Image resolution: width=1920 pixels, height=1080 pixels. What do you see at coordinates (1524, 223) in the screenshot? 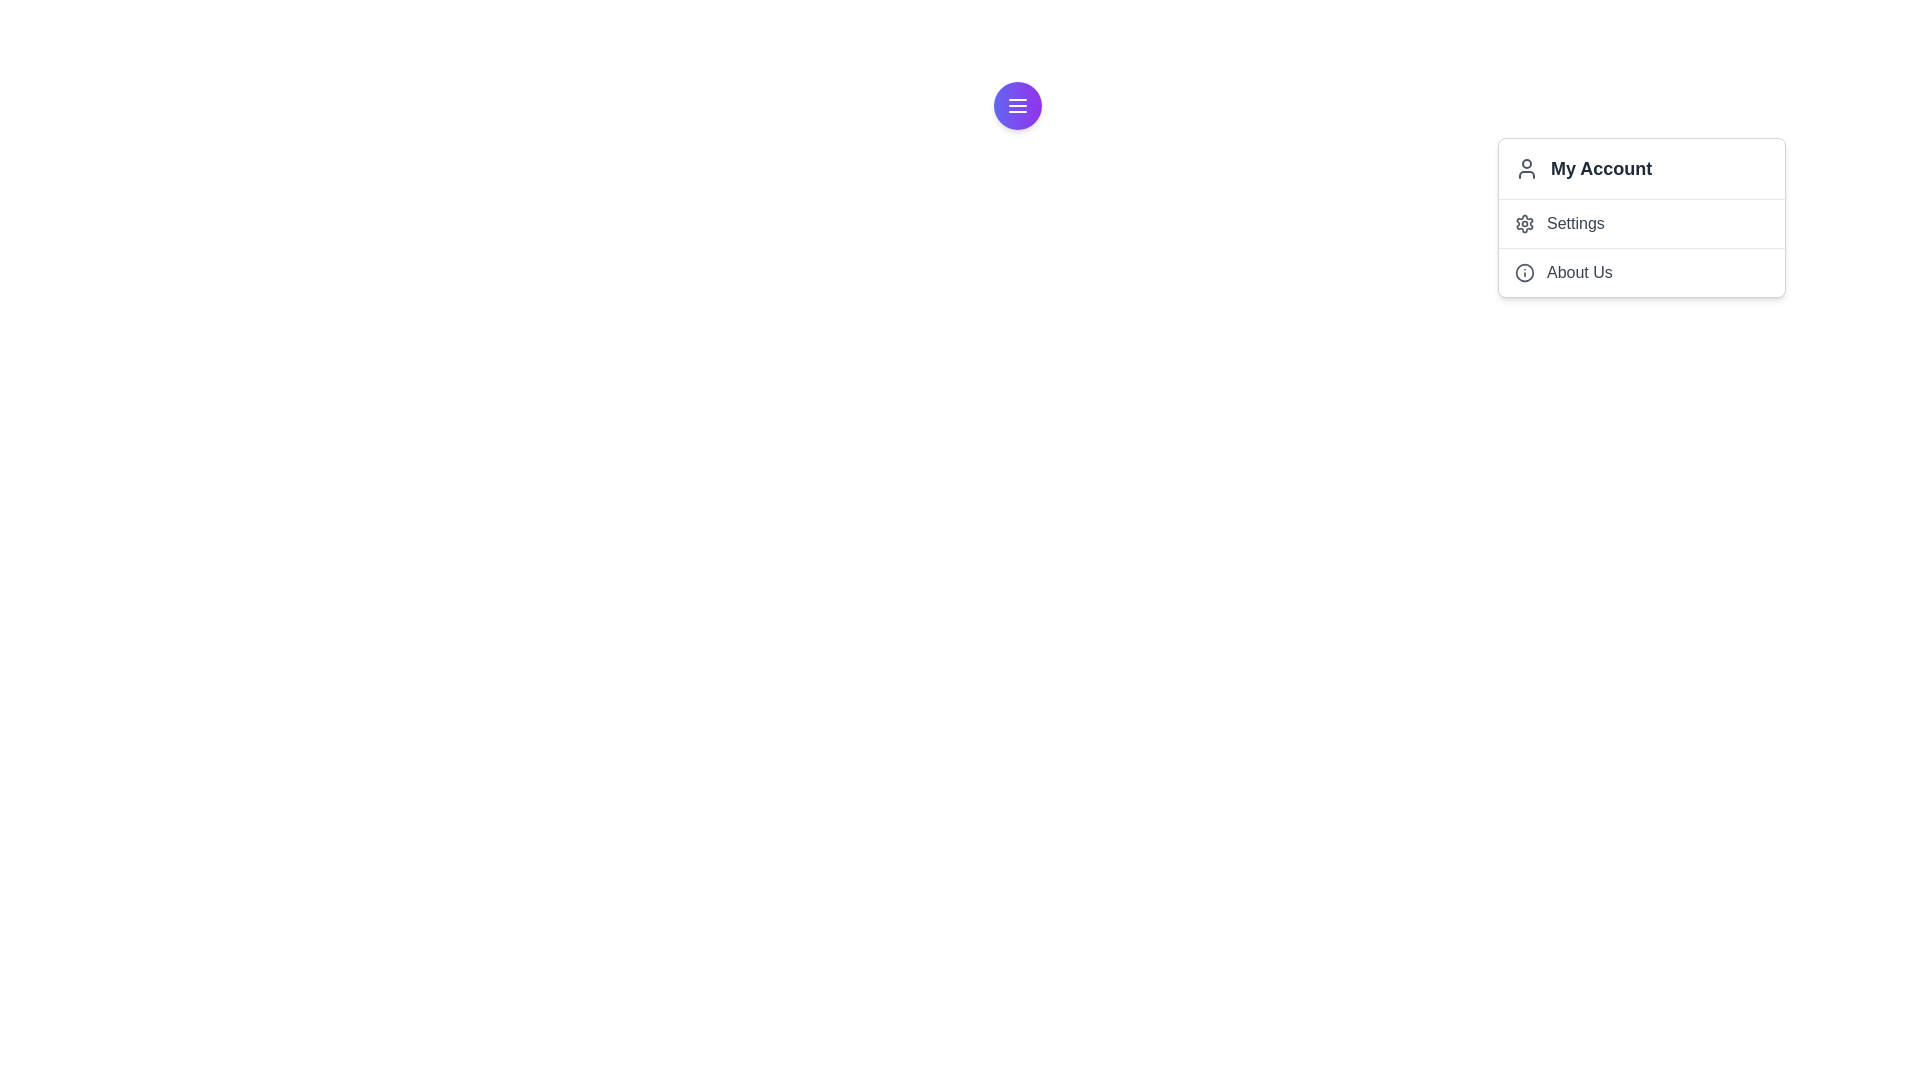
I see `the gear icon in the dropdown menu under 'My Account'` at bounding box center [1524, 223].